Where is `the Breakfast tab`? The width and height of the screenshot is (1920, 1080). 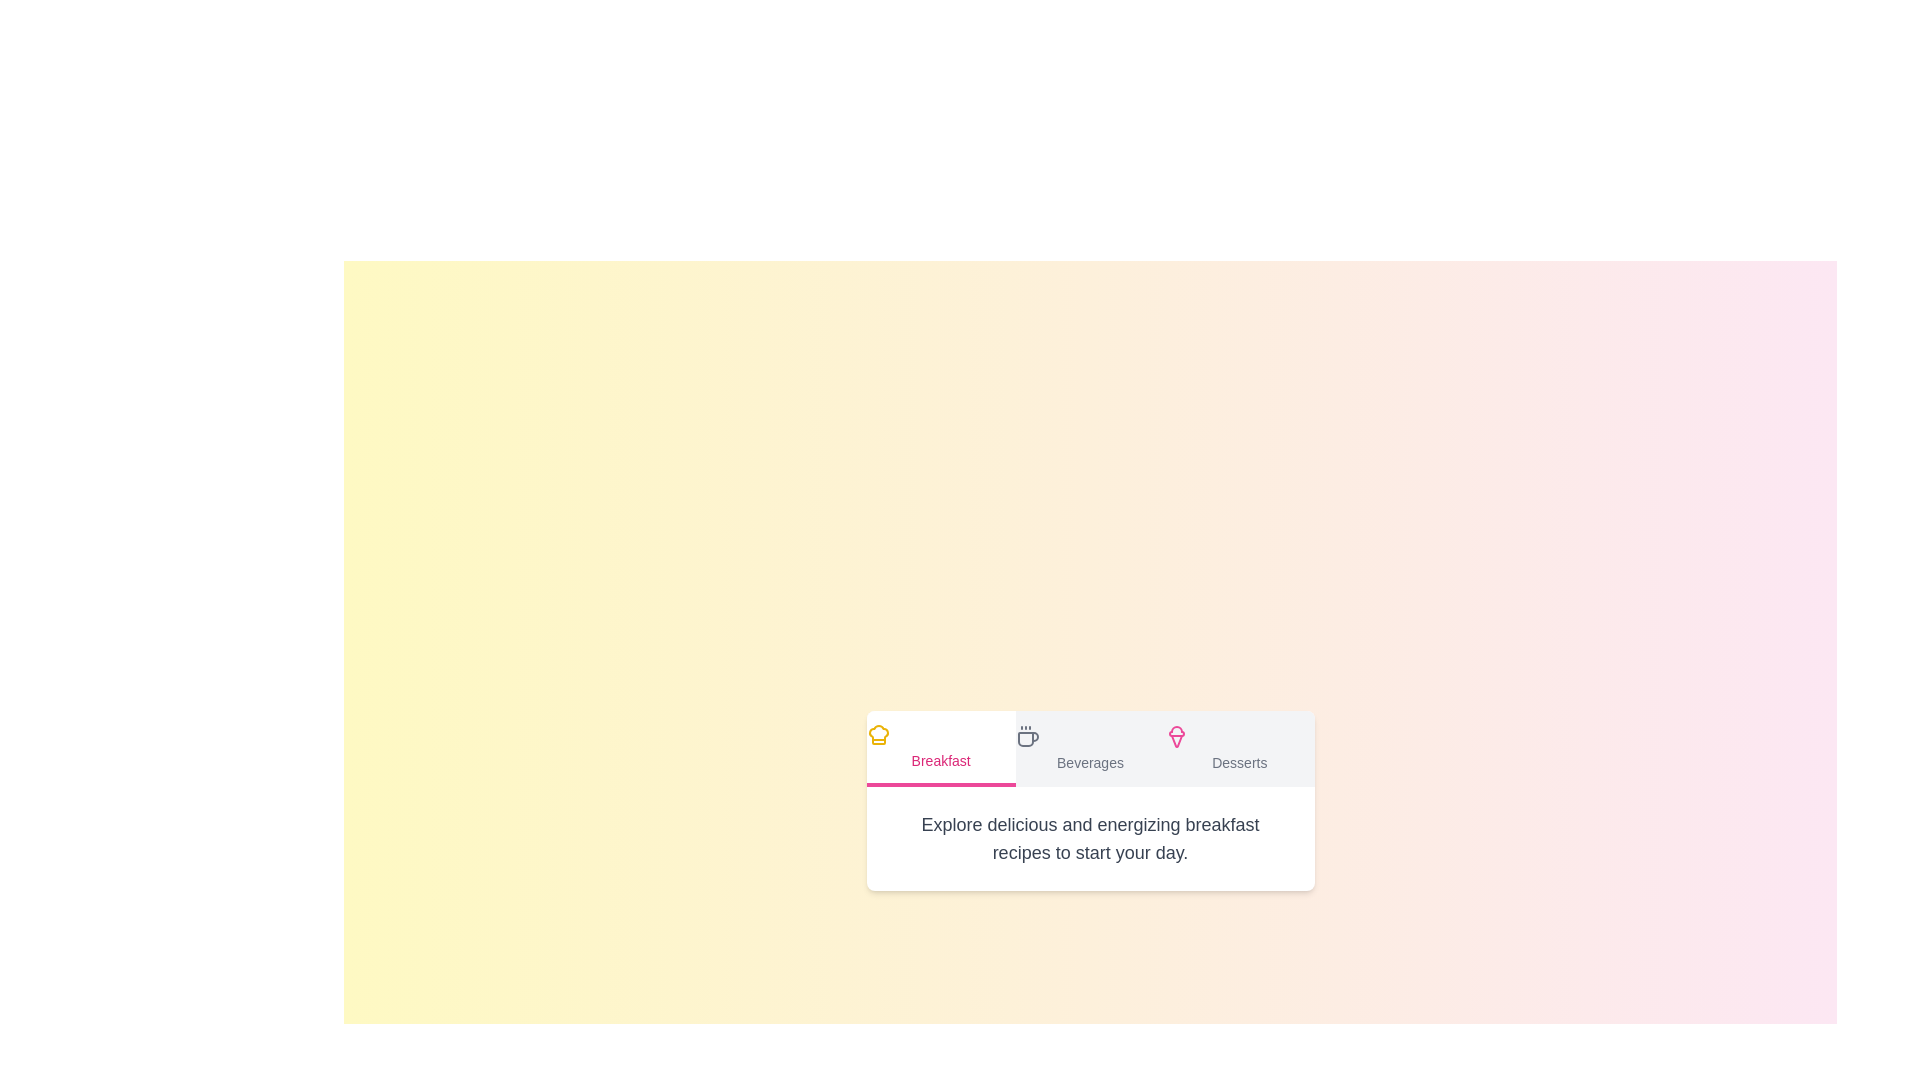
the Breakfast tab is located at coordinates (940, 748).